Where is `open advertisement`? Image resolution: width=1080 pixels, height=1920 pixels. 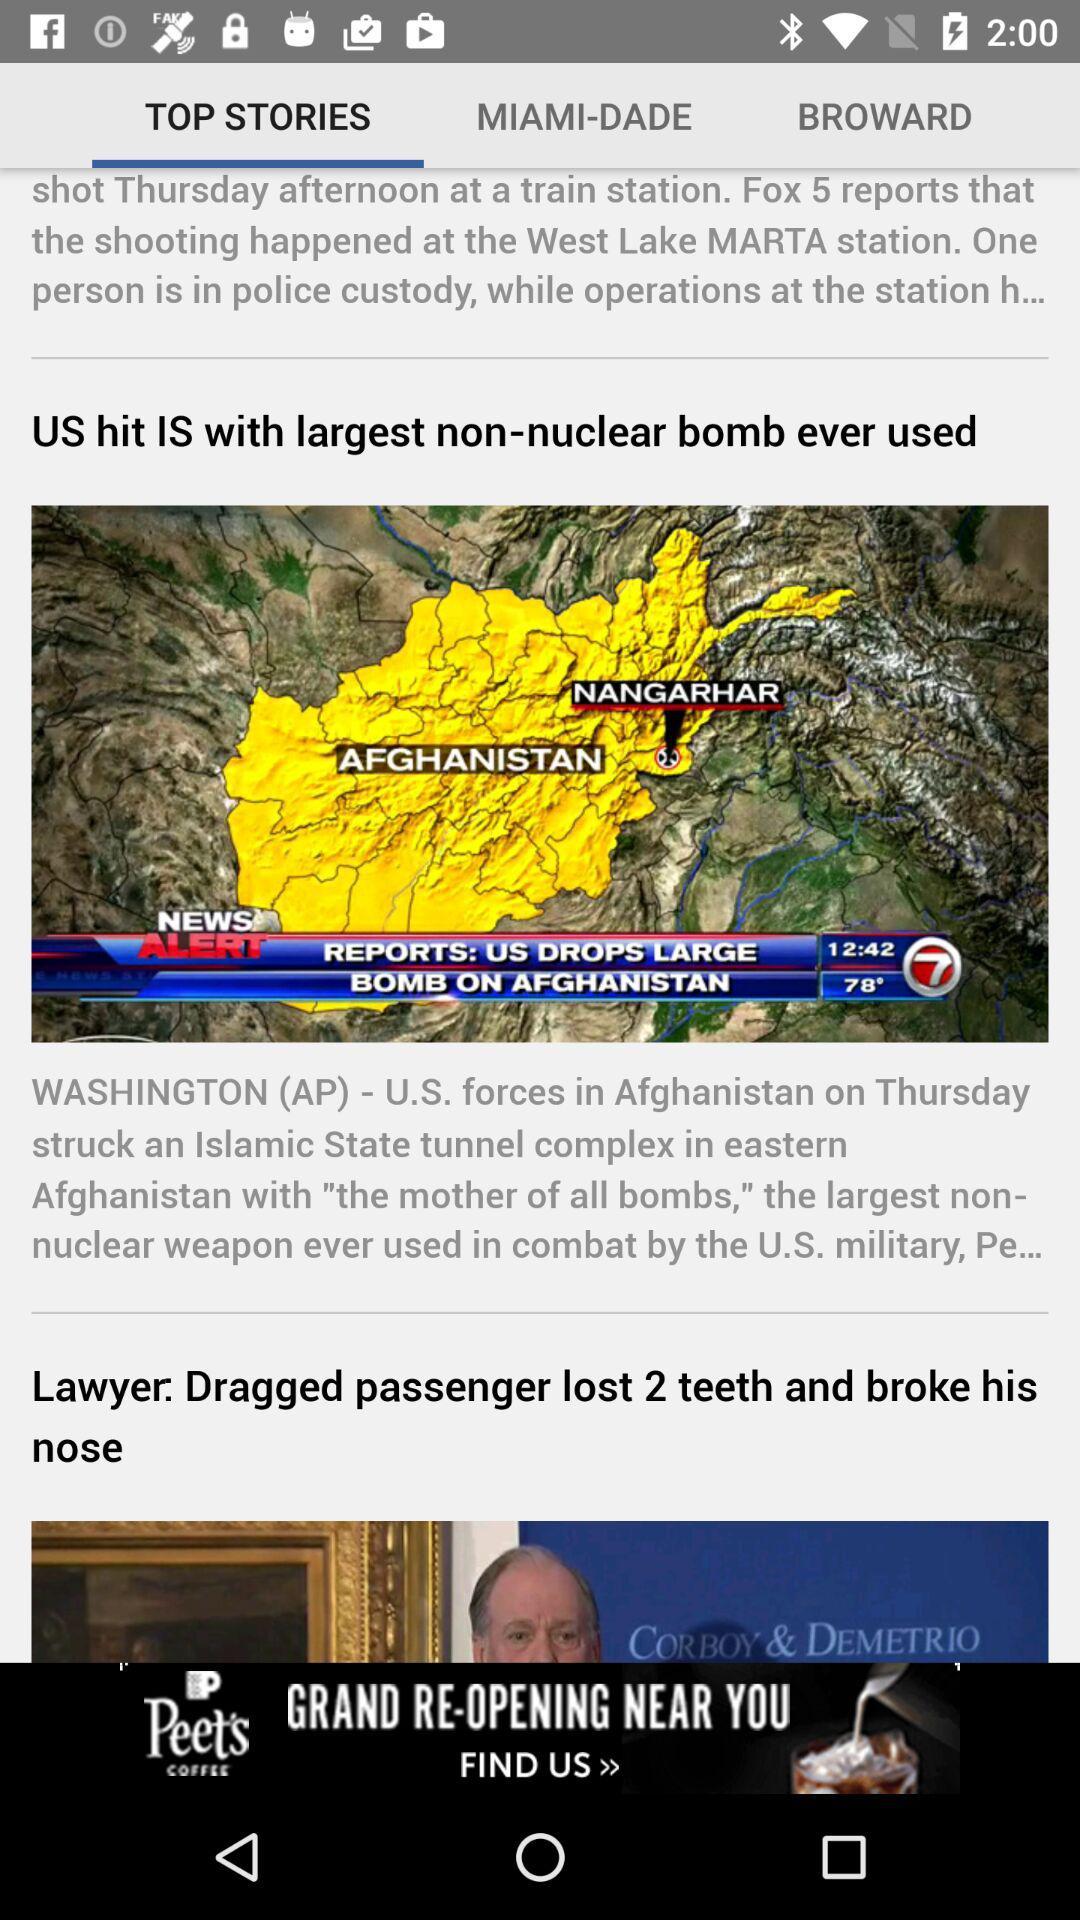 open advertisement is located at coordinates (540, 1727).